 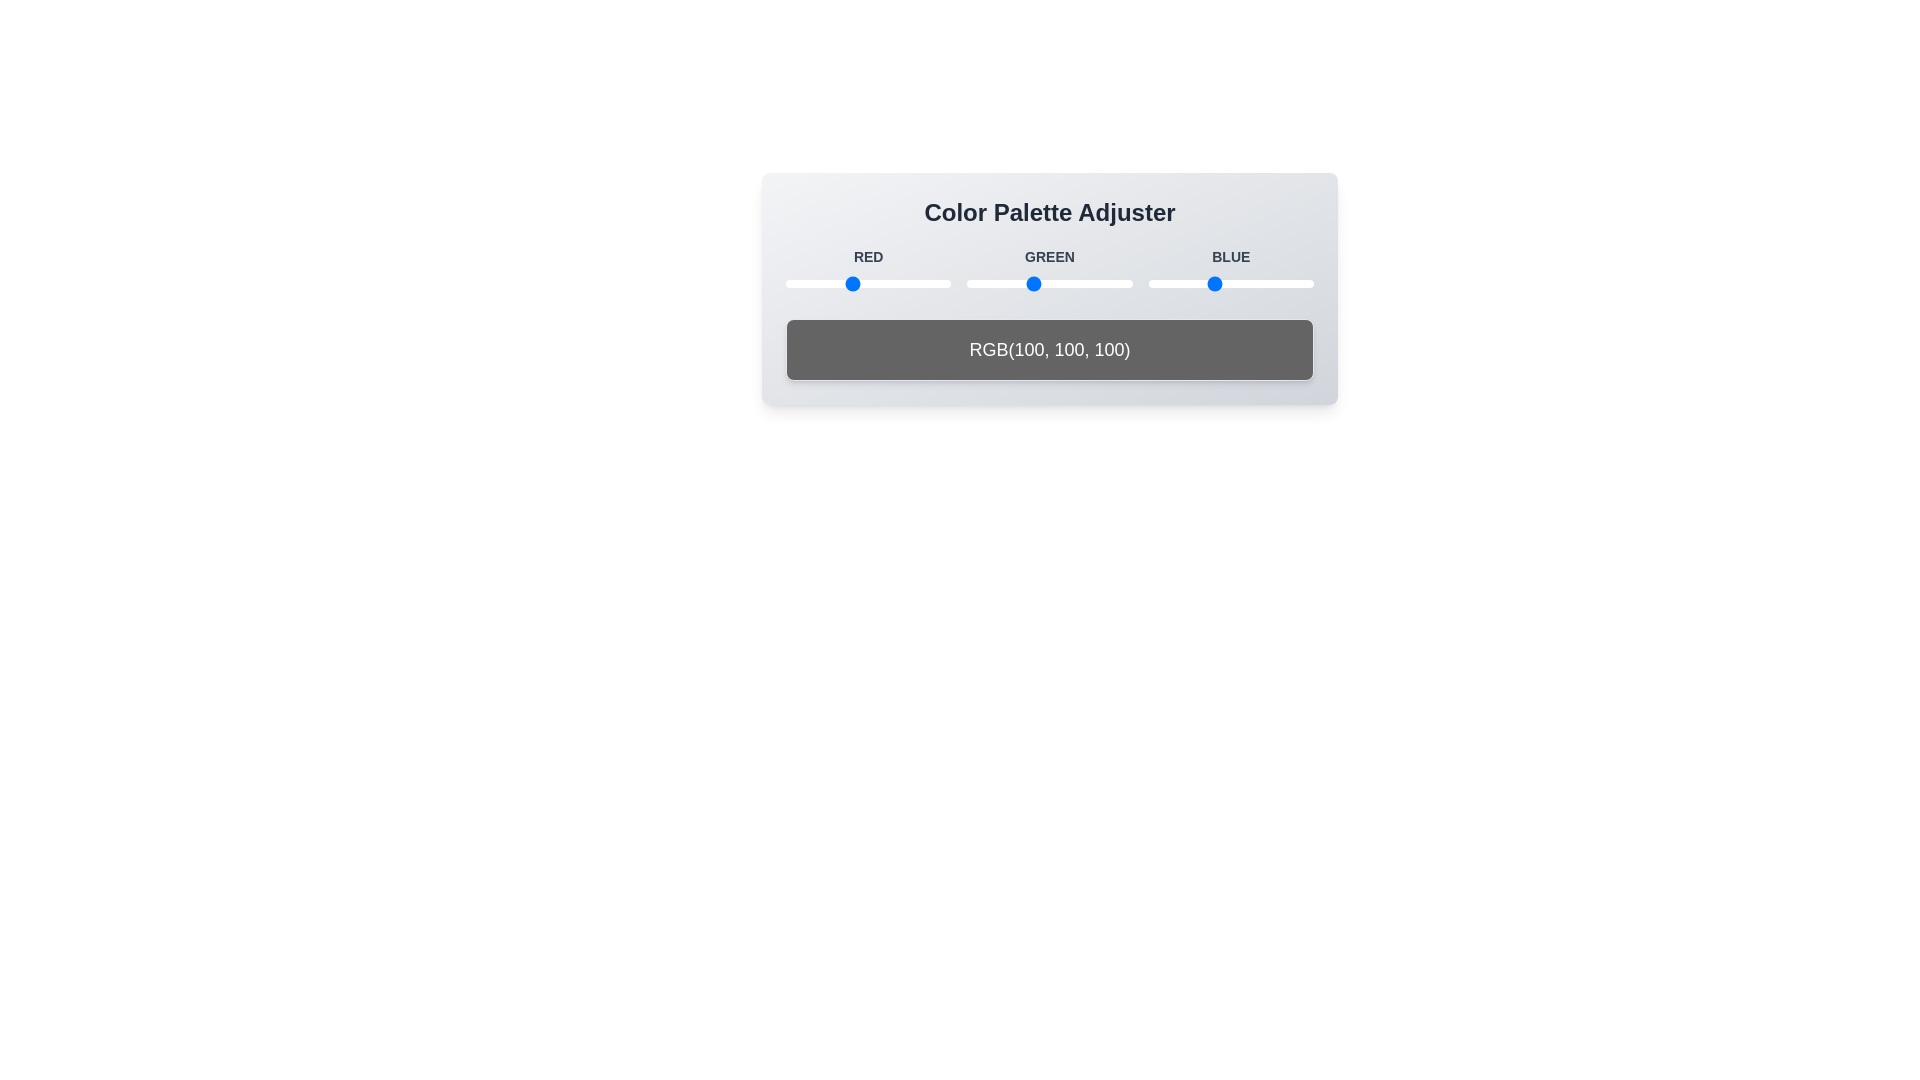 What do you see at coordinates (794, 284) in the screenshot?
I see `the red color slider to 15` at bounding box center [794, 284].